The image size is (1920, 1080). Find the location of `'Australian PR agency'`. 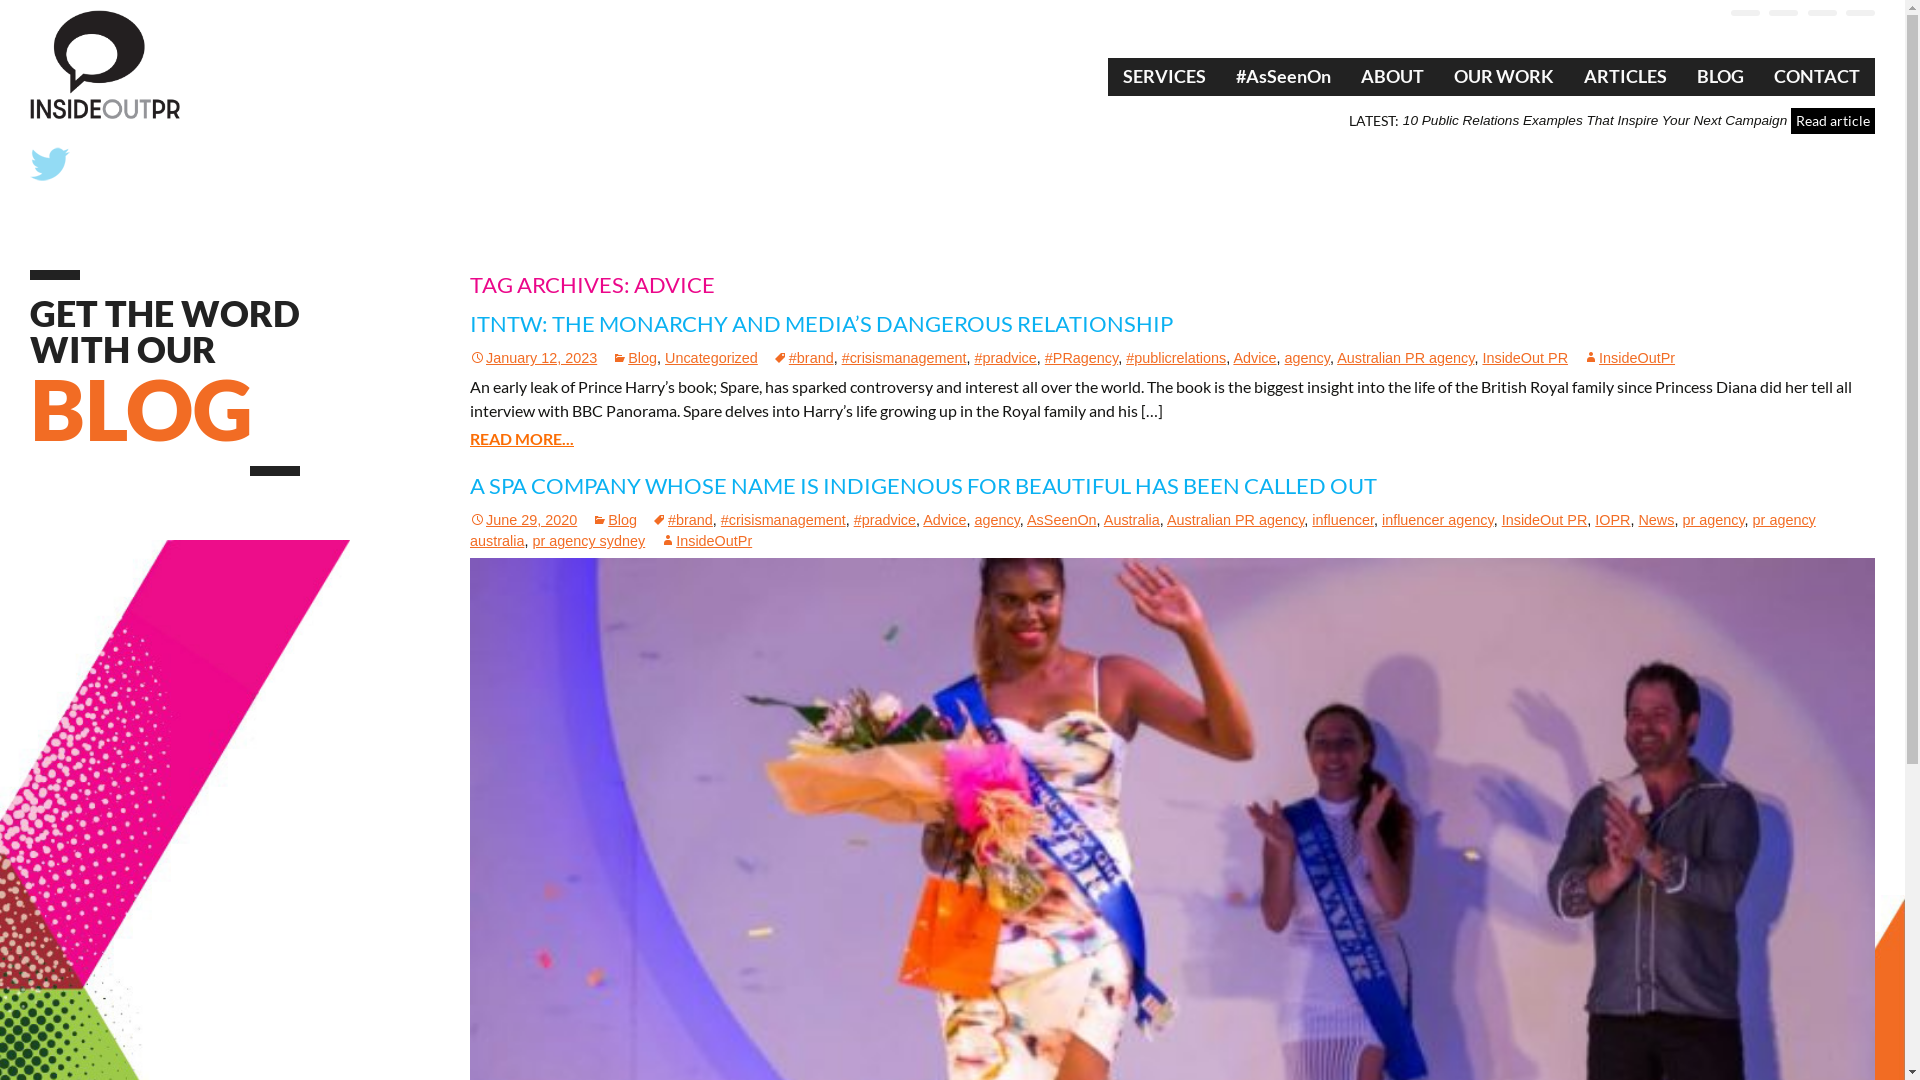

'Australian PR agency' is located at coordinates (1234, 519).